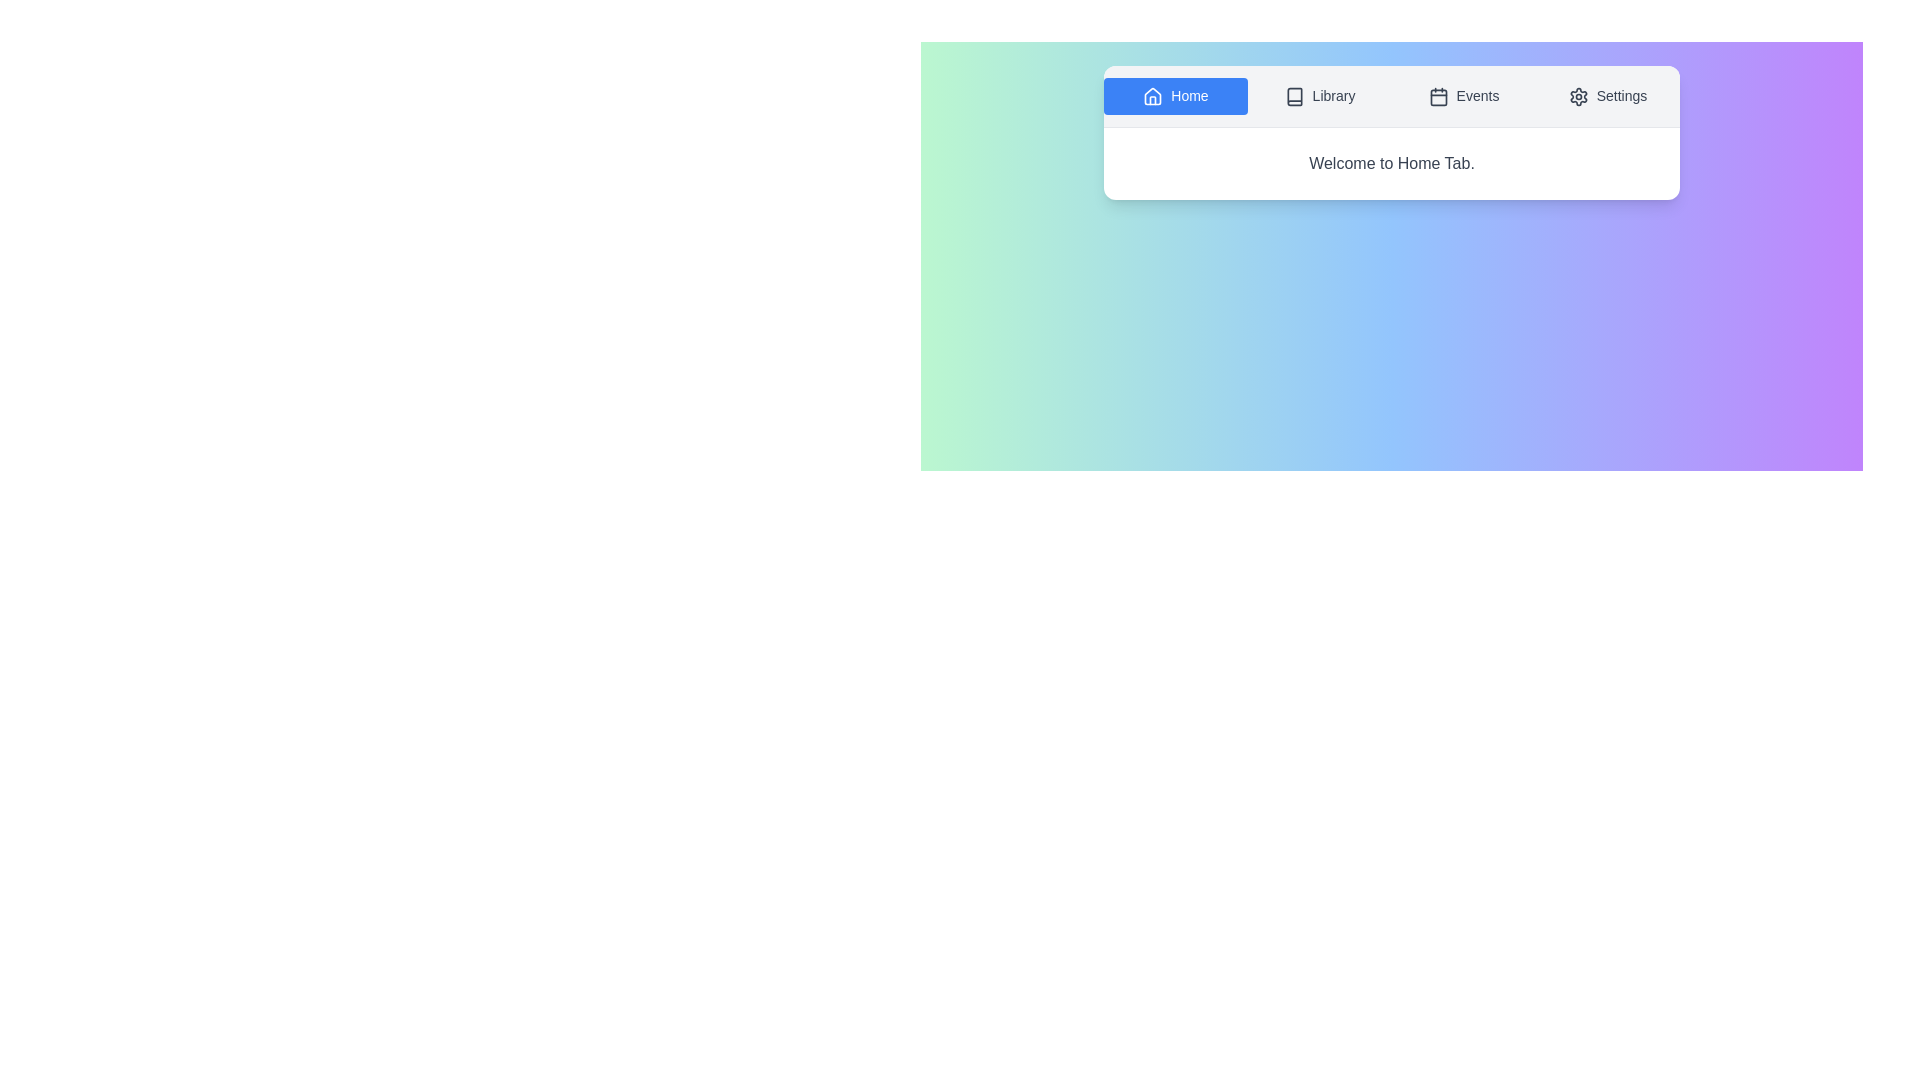 This screenshot has width=1920, height=1080. What do you see at coordinates (1577, 97) in the screenshot?
I see `the gear icon in the top-right corner of the navigation bar` at bounding box center [1577, 97].